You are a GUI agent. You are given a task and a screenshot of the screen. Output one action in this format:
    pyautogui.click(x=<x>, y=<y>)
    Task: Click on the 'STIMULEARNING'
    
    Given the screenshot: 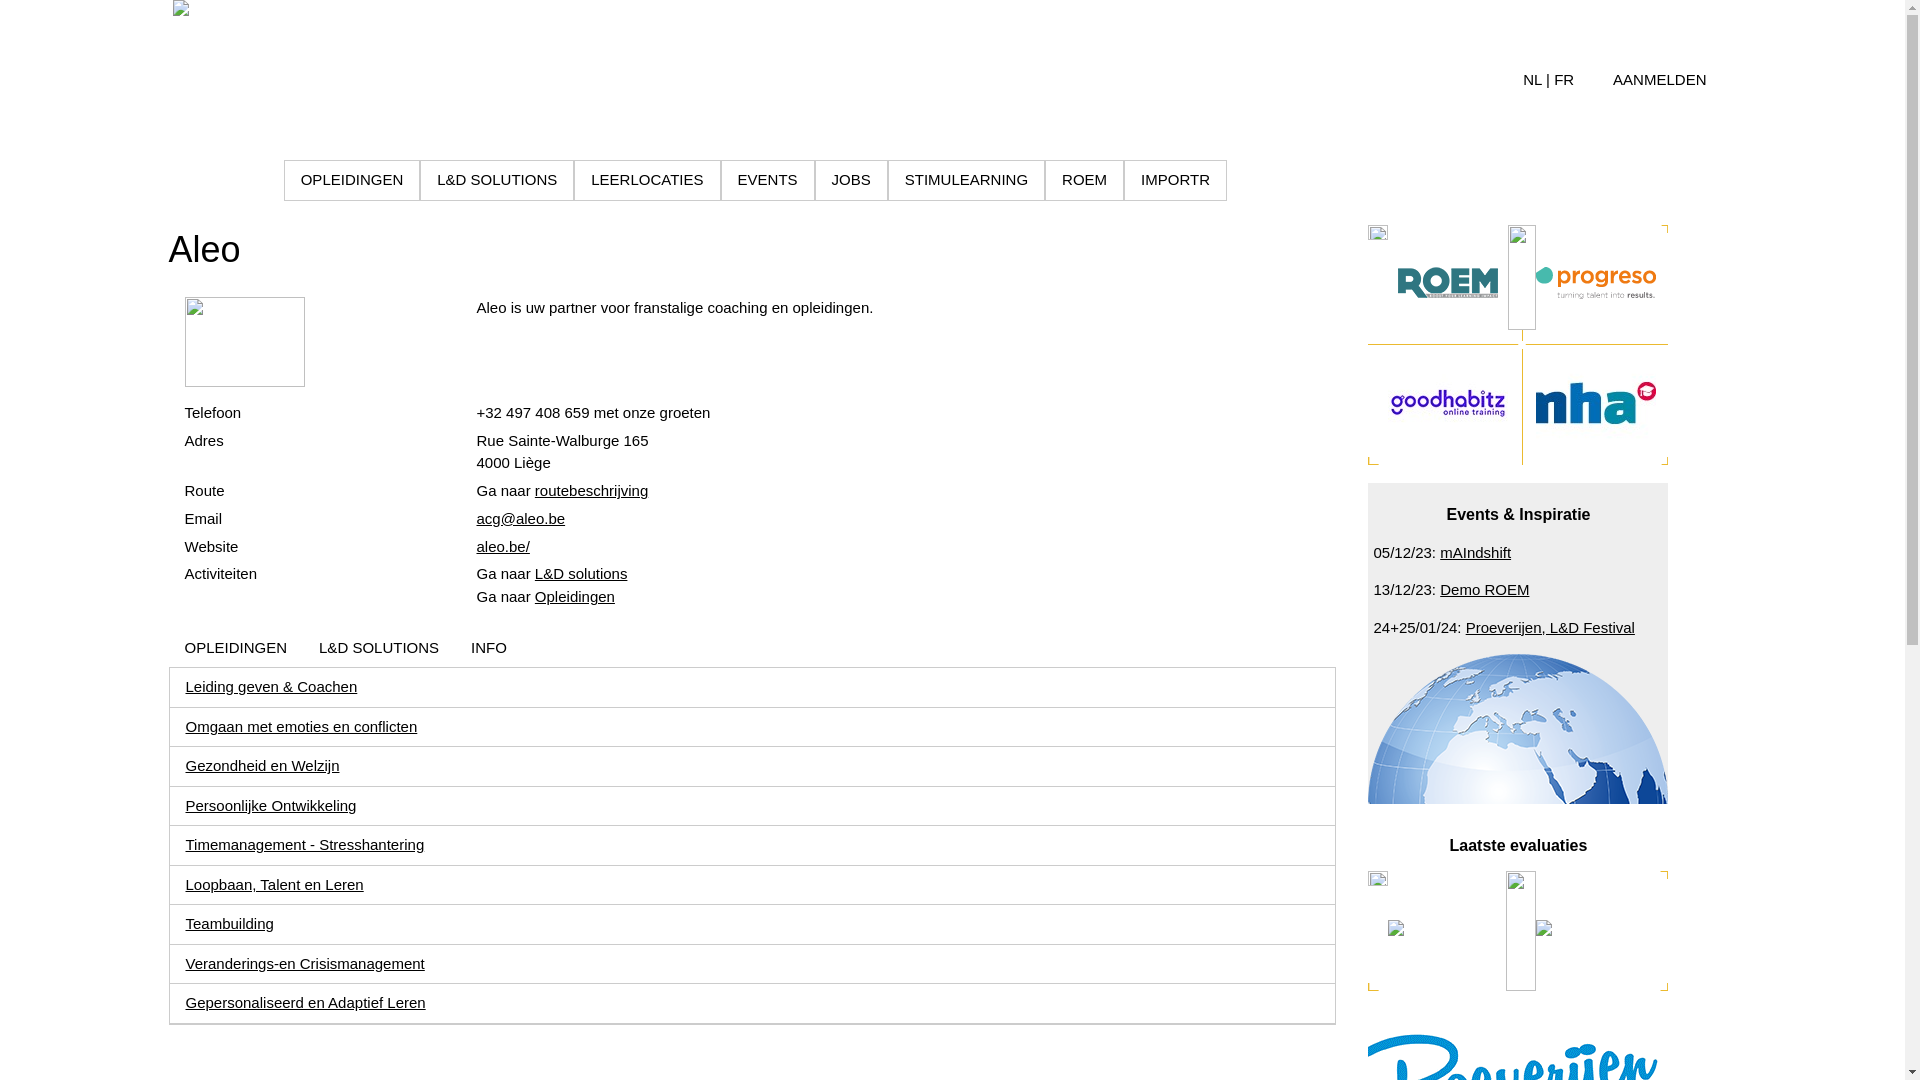 What is the action you would take?
    pyautogui.click(x=965, y=180)
    